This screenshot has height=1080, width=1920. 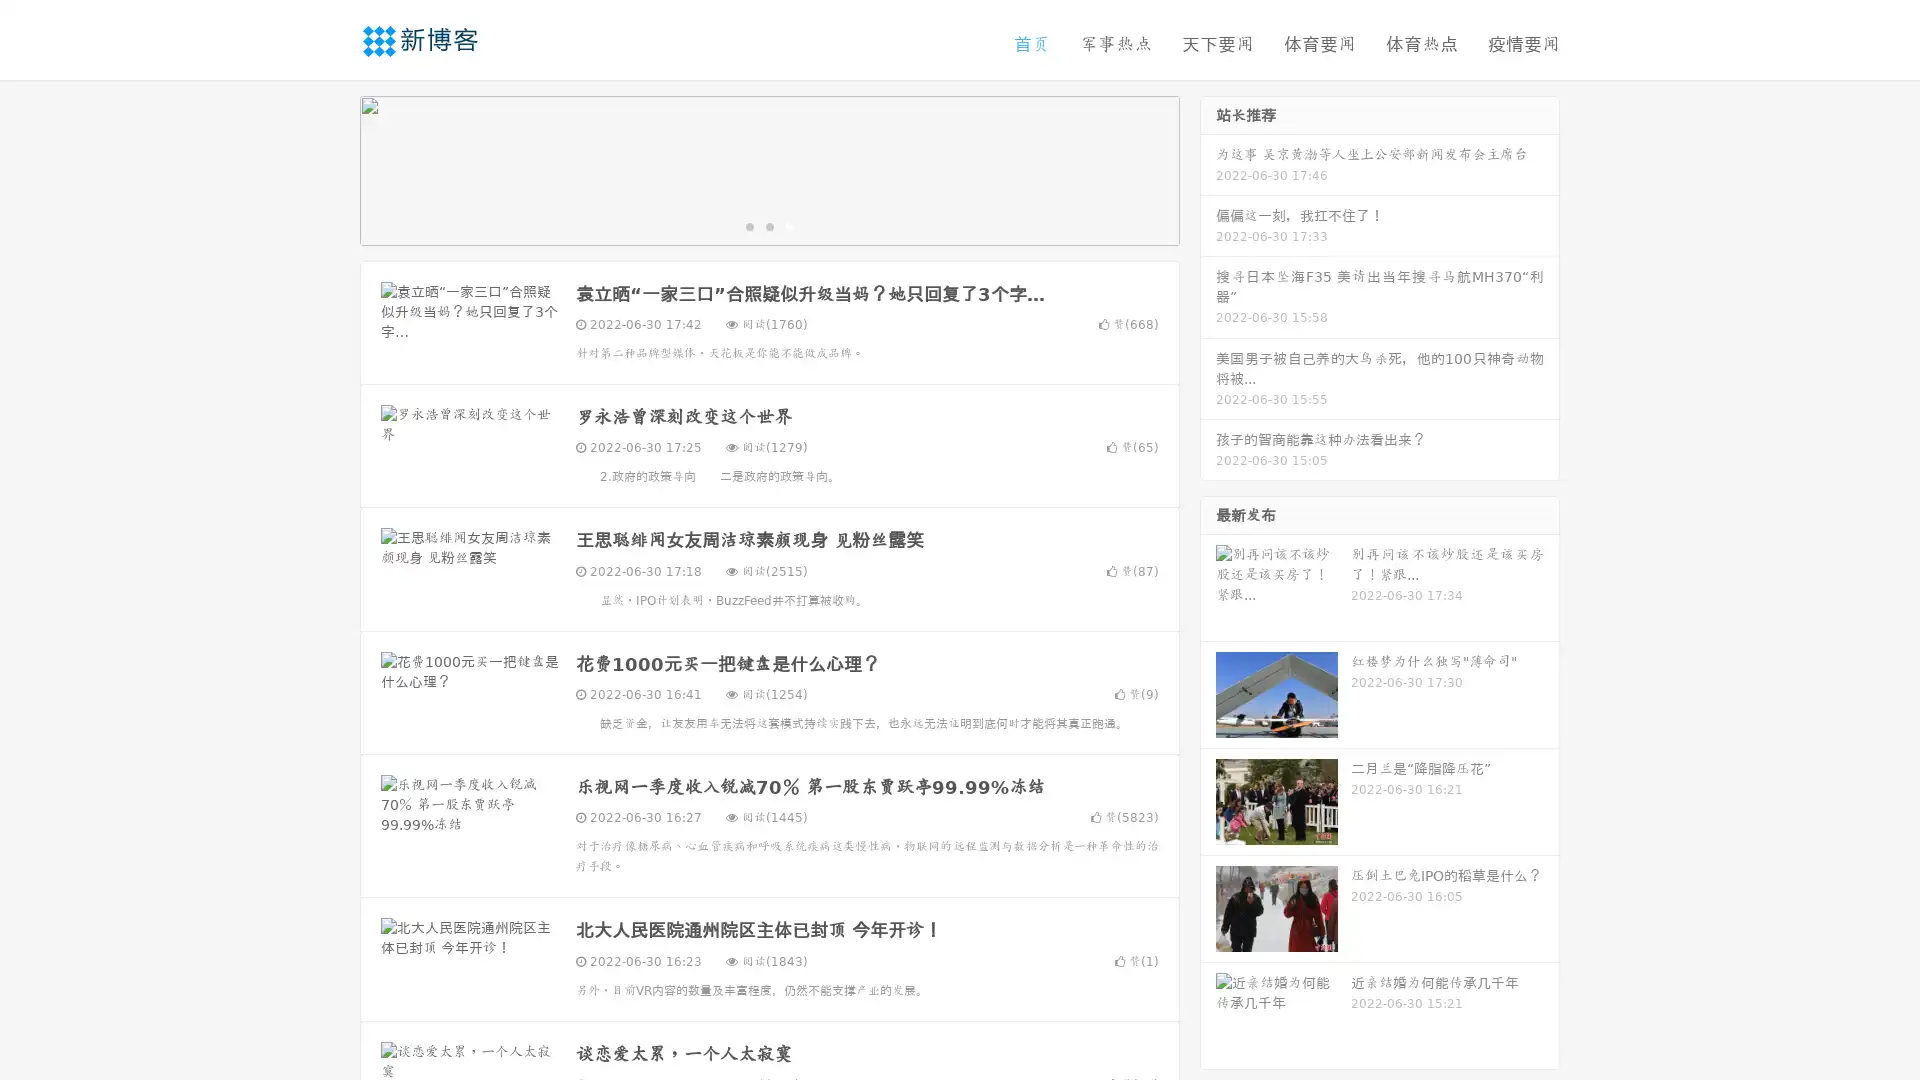 What do you see at coordinates (789, 225) in the screenshot?
I see `Go to slide 3` at bounding box center [789, 225].